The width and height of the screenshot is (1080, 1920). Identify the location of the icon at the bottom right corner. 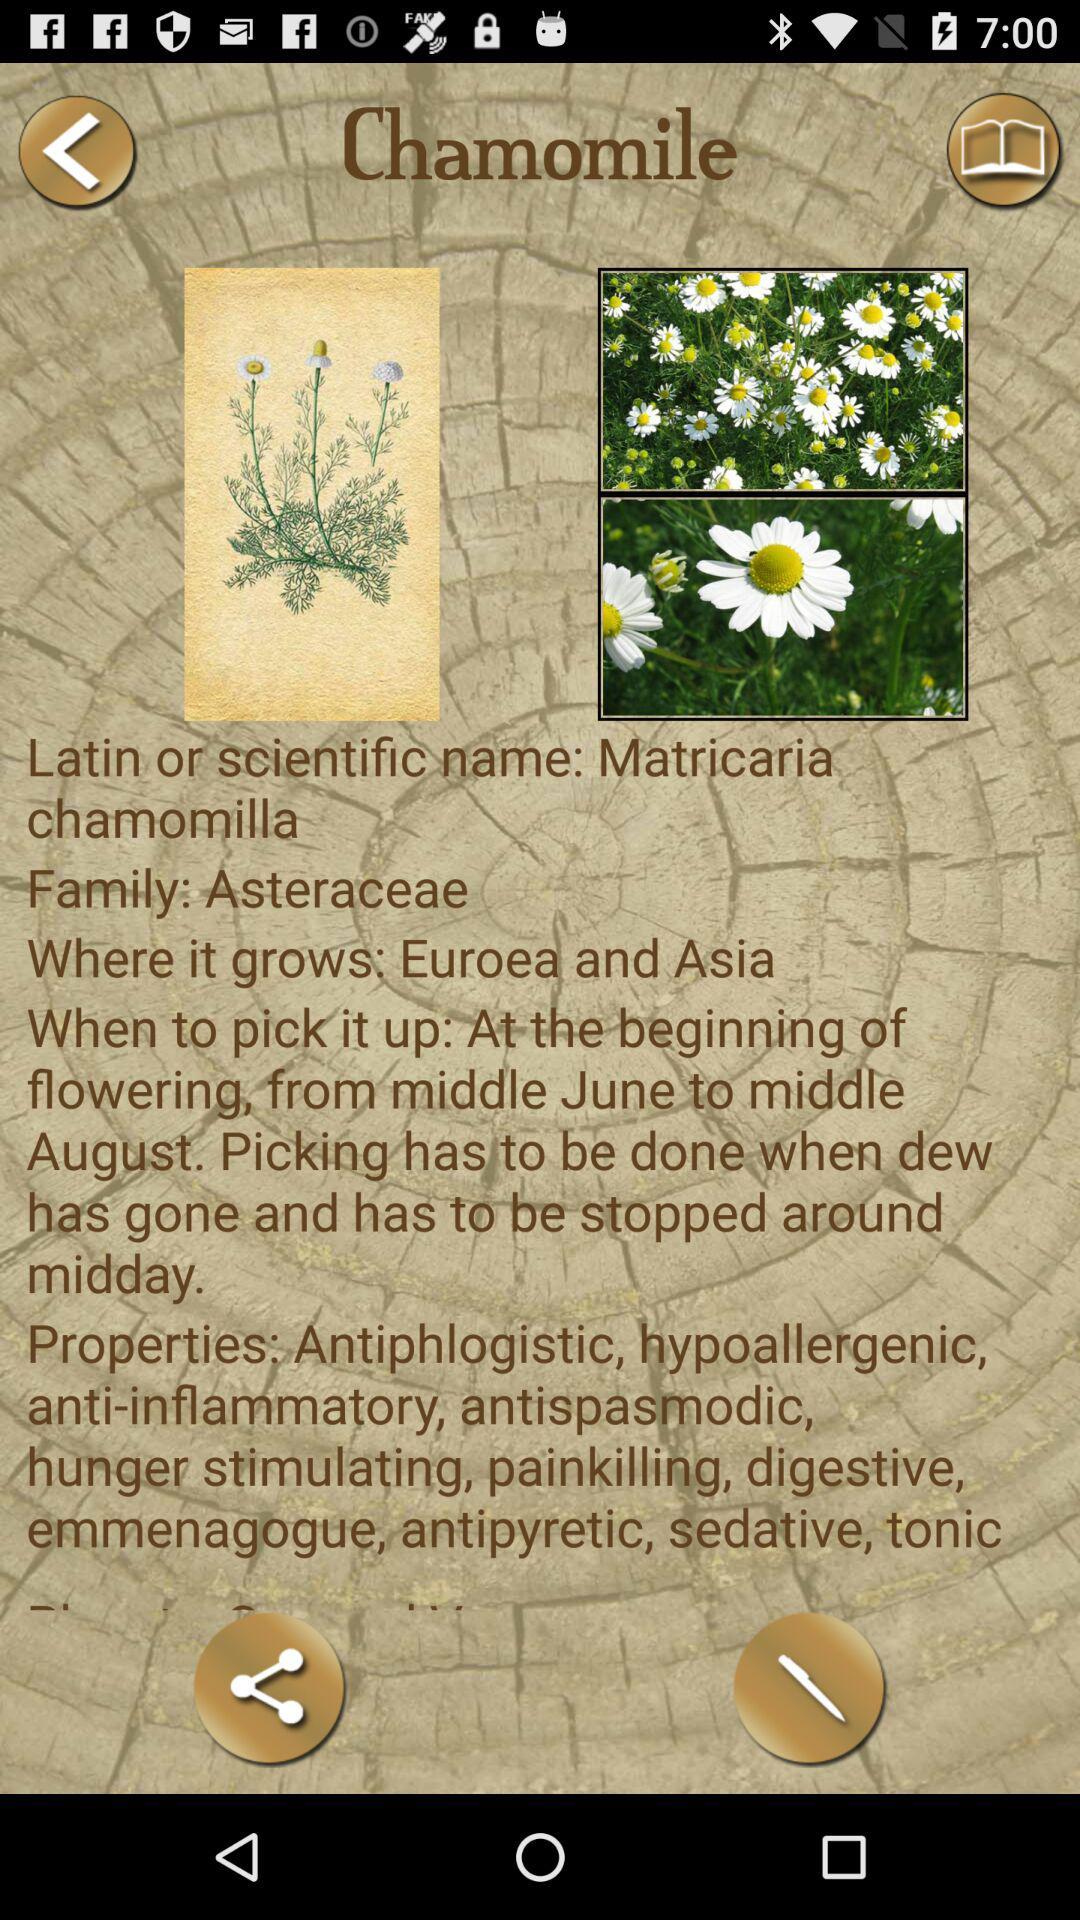
(810, 1688).